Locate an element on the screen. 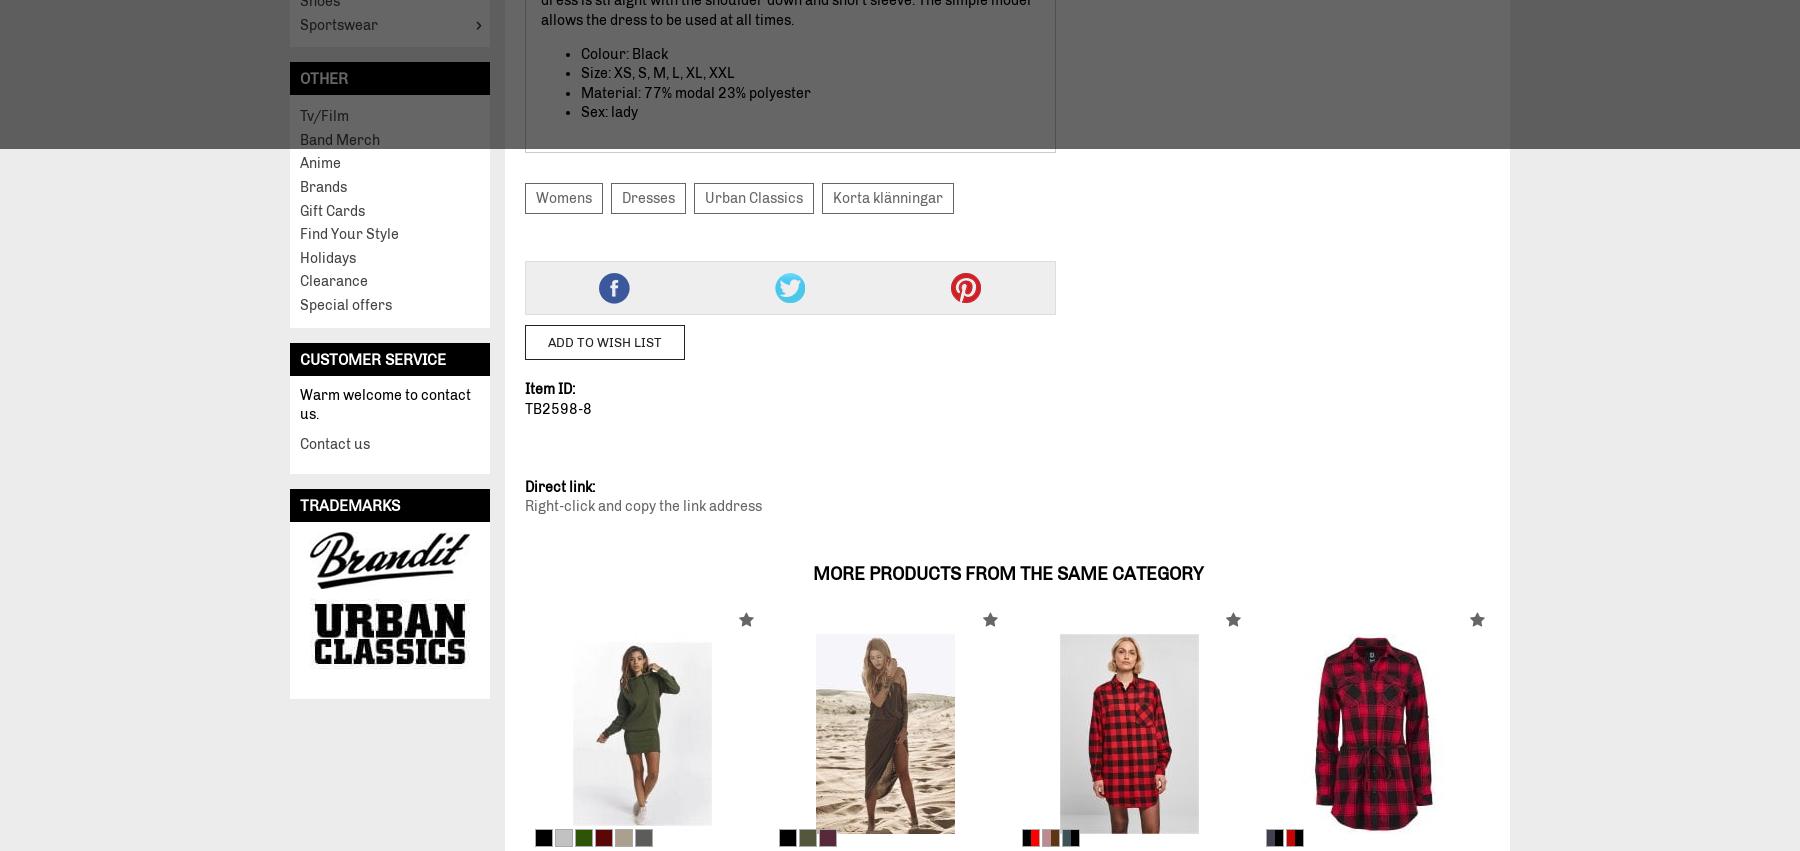 The width and height of the screenshot is (1800, 851). 'Warm welcome to contact us.' is located at coordinates (385, 403).